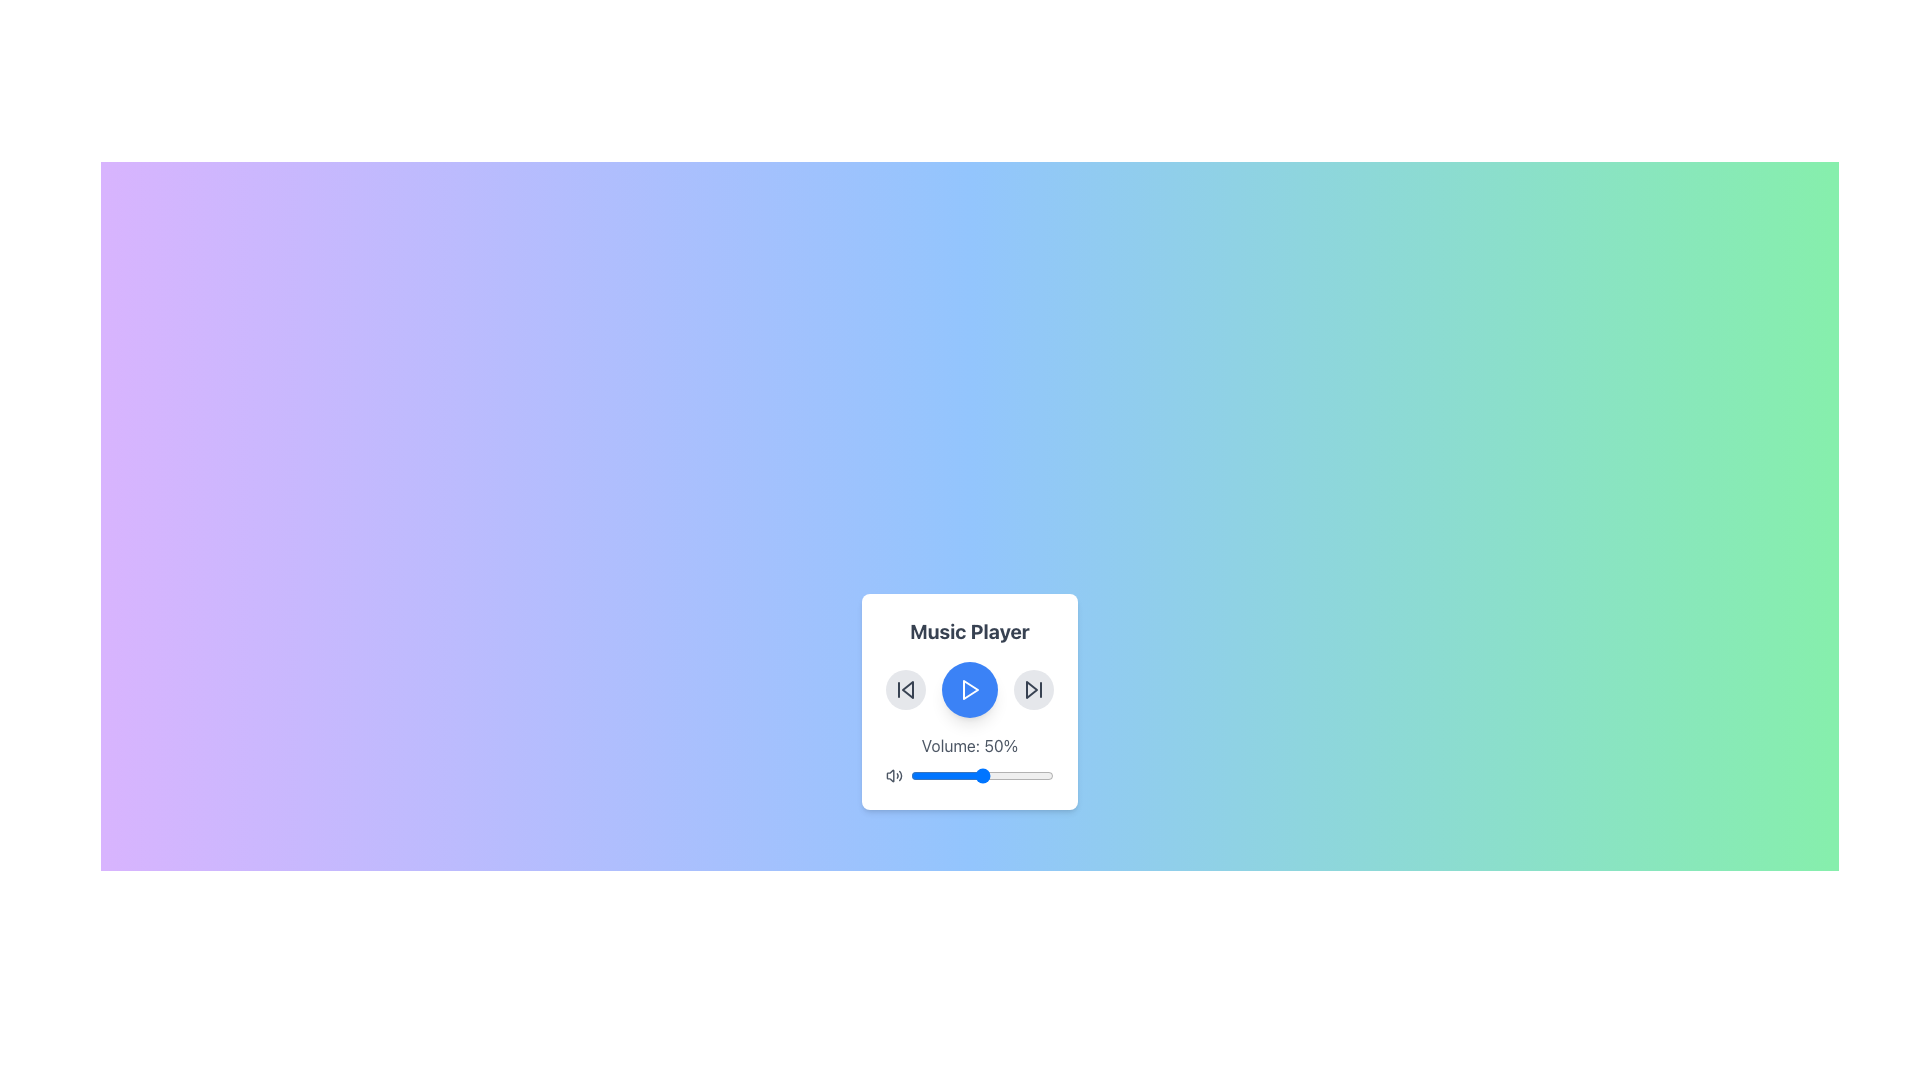  I want to click on the slider, so click(1009, 774).